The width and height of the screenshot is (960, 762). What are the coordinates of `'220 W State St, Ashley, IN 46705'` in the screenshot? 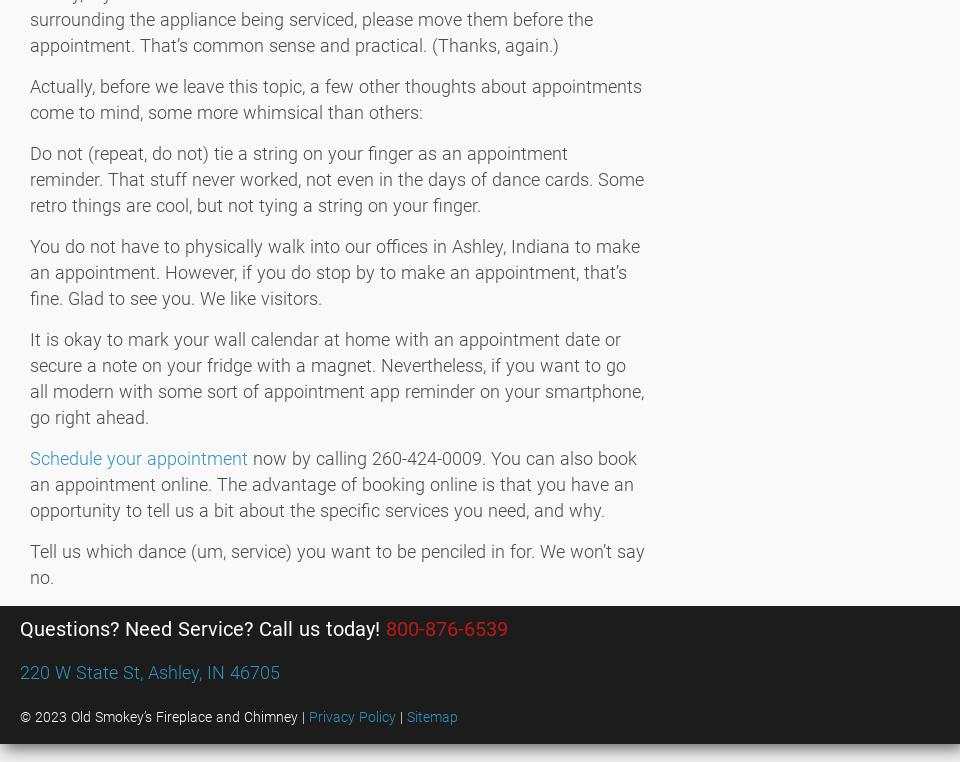 It's located at (148, 671).